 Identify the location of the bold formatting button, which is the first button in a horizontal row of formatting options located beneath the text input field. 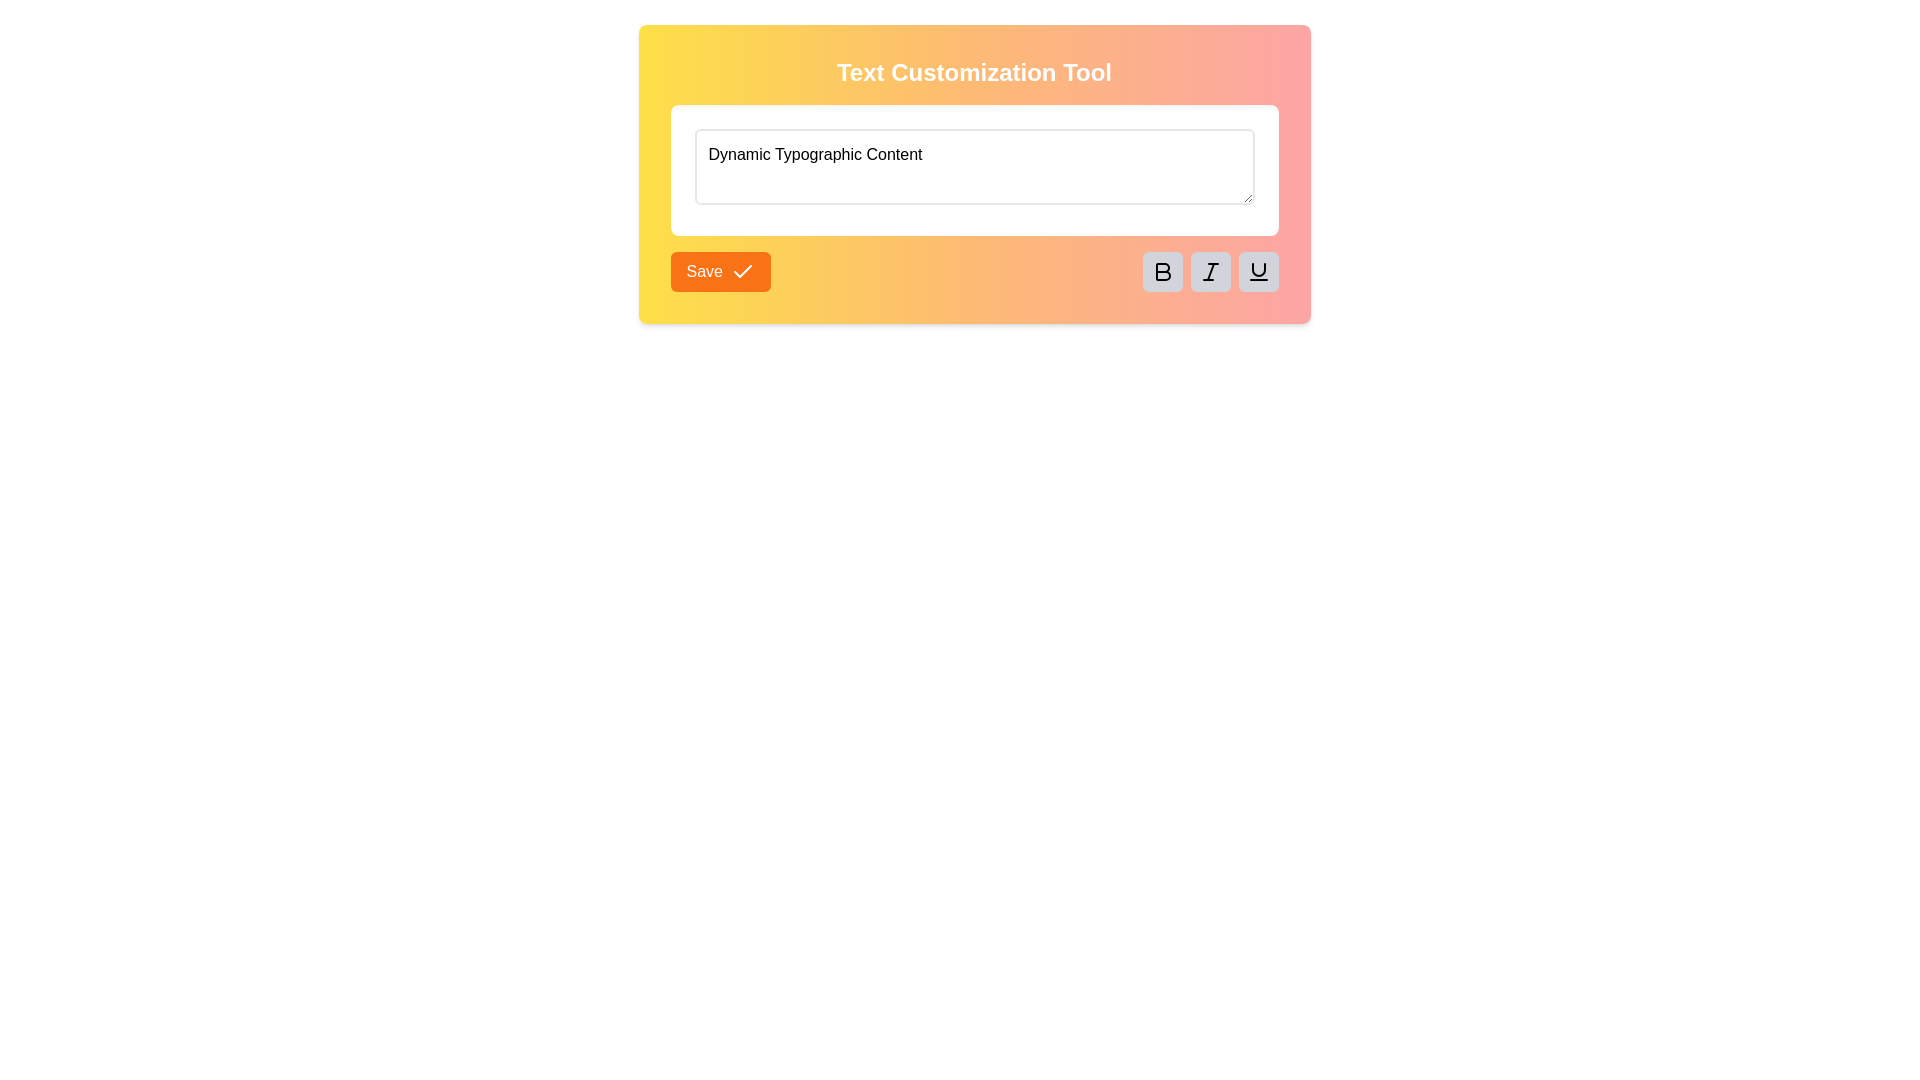
(1162, 272).